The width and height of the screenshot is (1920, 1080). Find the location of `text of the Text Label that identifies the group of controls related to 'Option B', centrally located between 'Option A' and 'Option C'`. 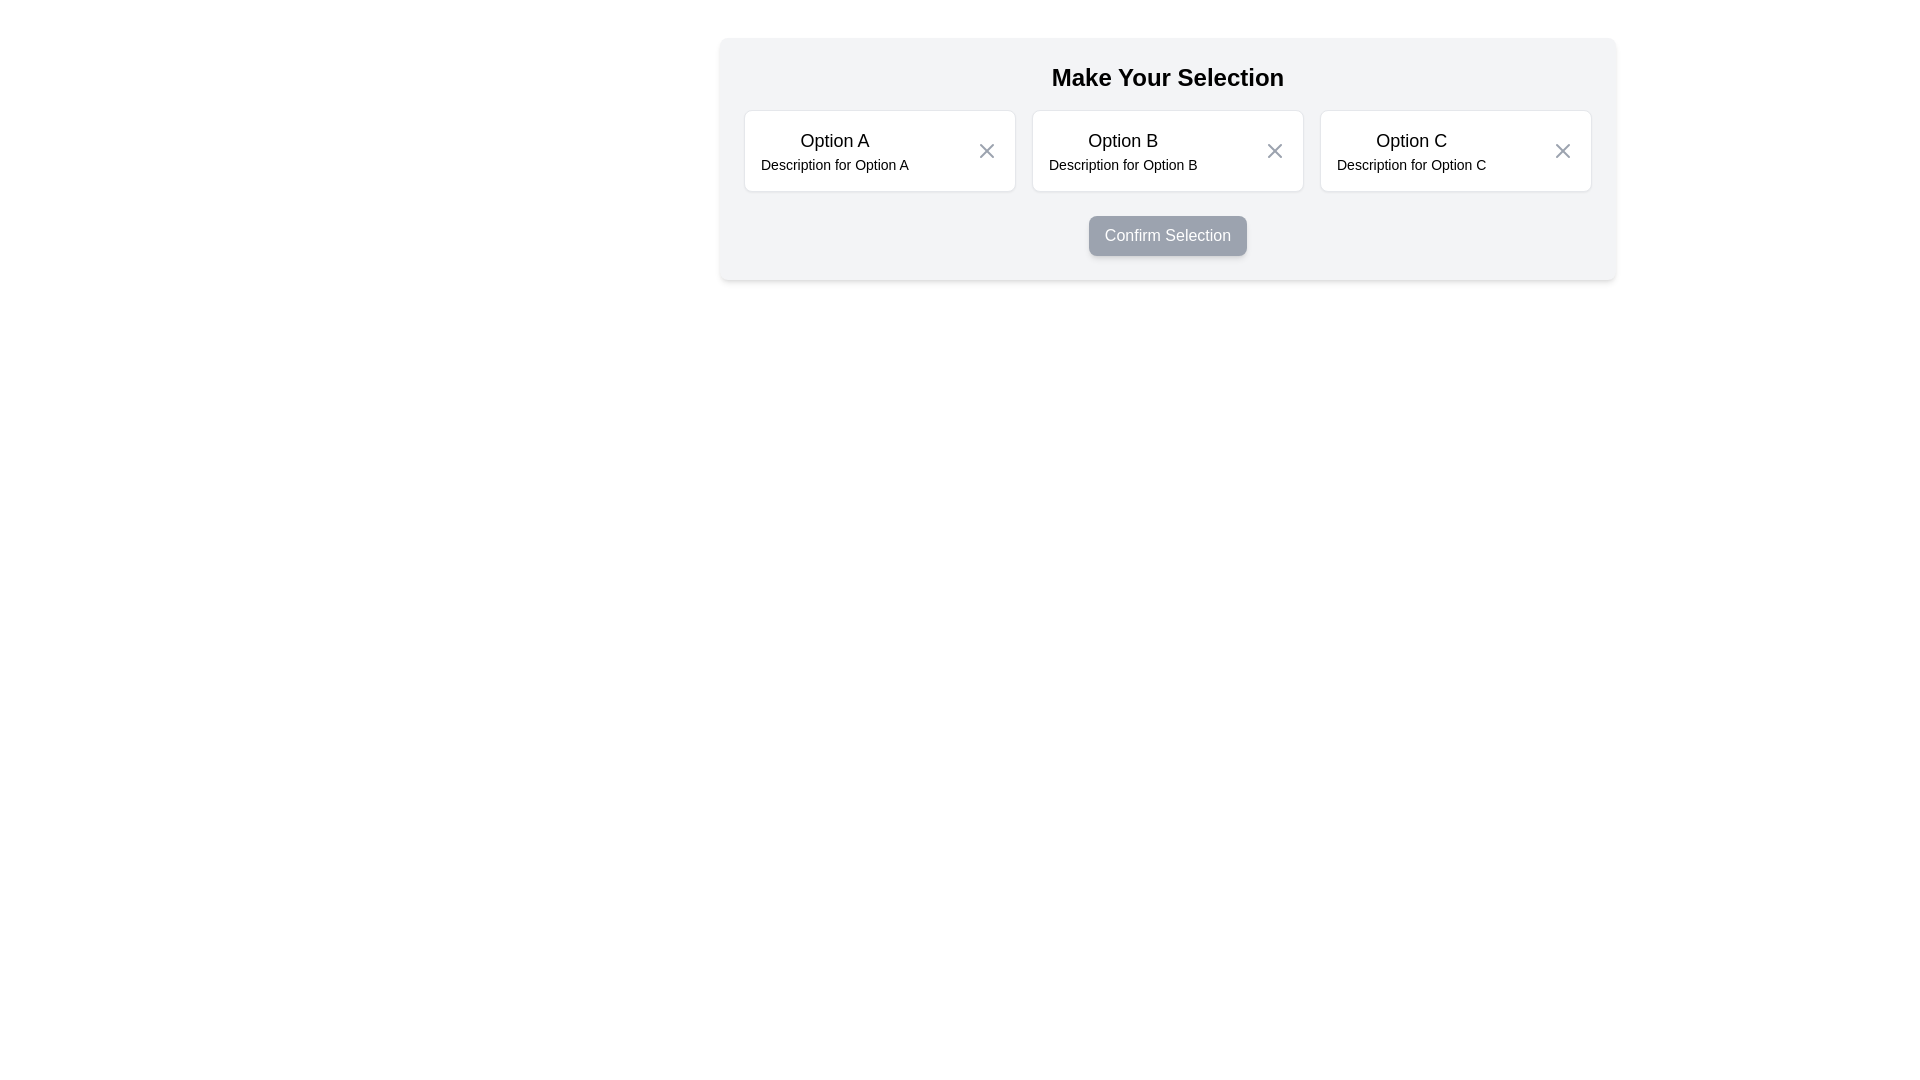

text of the Text Label that identifies the group of controls related to 'Option B', centrally located between 'Option A' and 'Option C' is located at coordinates (1123, 140).